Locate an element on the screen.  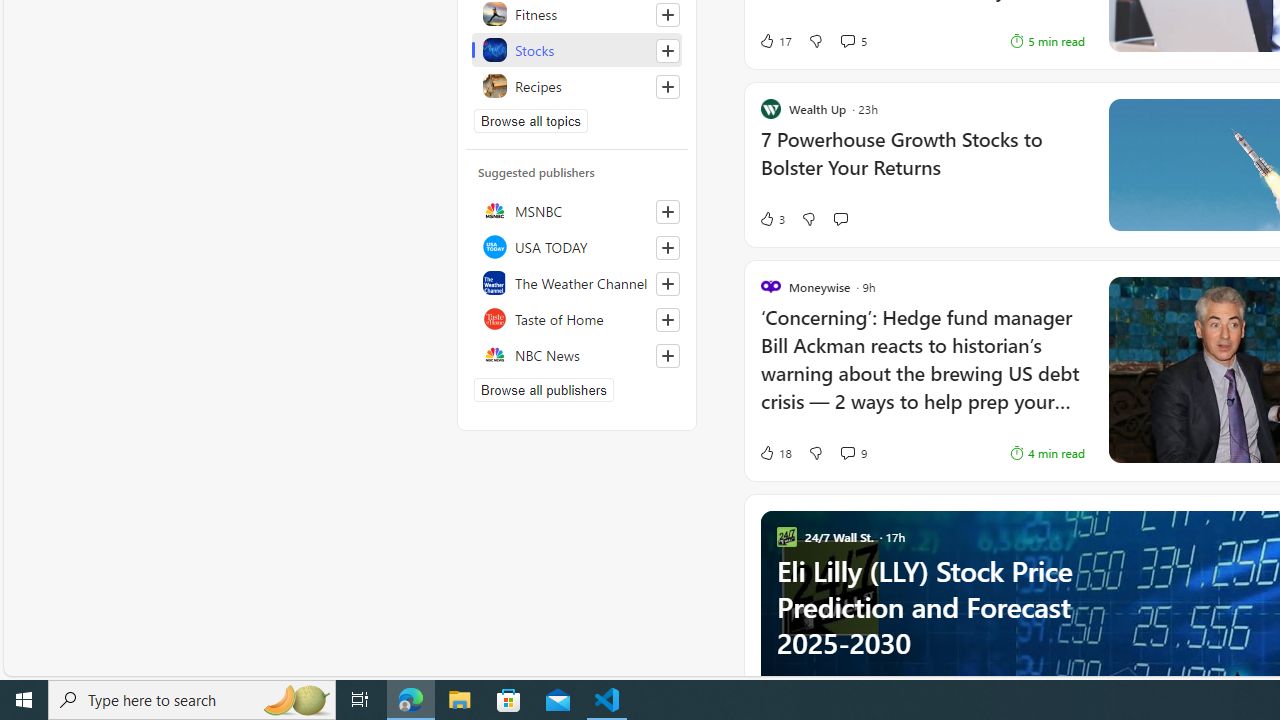
'17 Like' is located at coordinates (774, 41).